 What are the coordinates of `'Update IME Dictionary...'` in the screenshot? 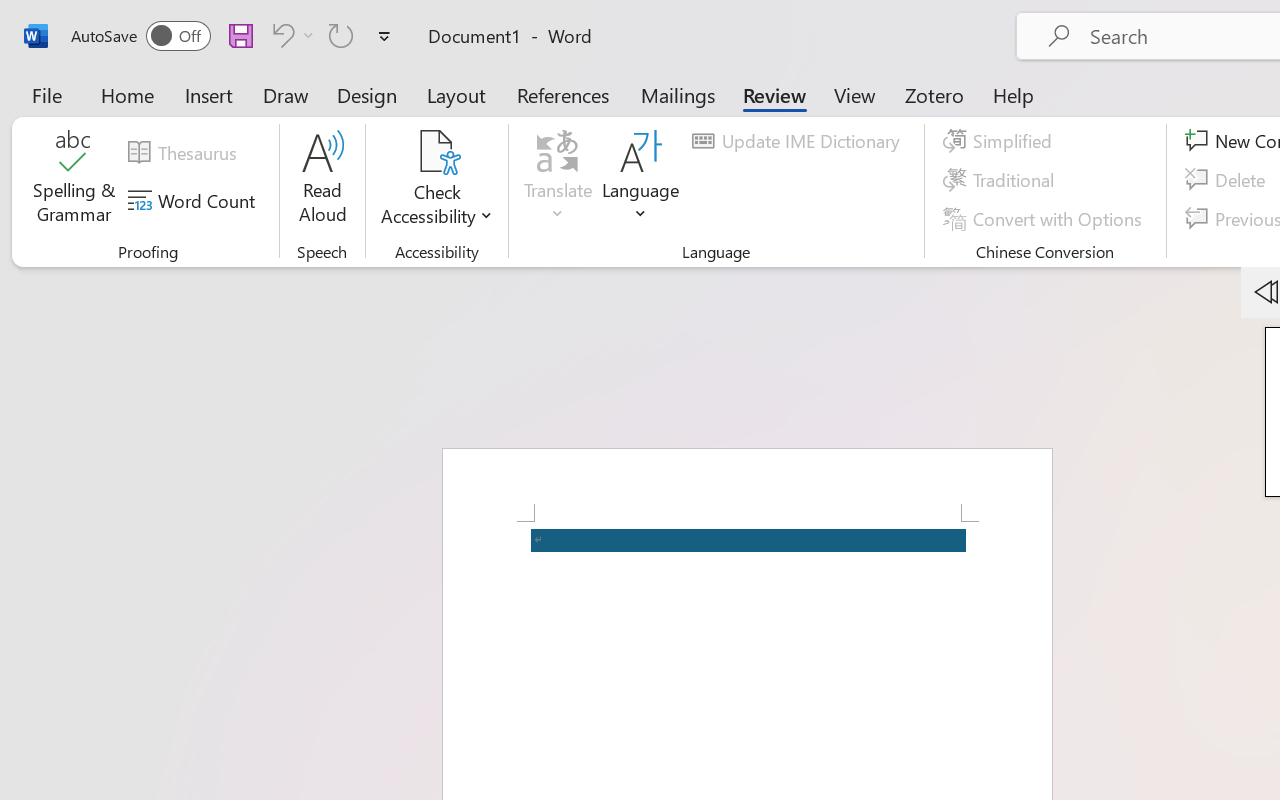 It's located at (798, 141).